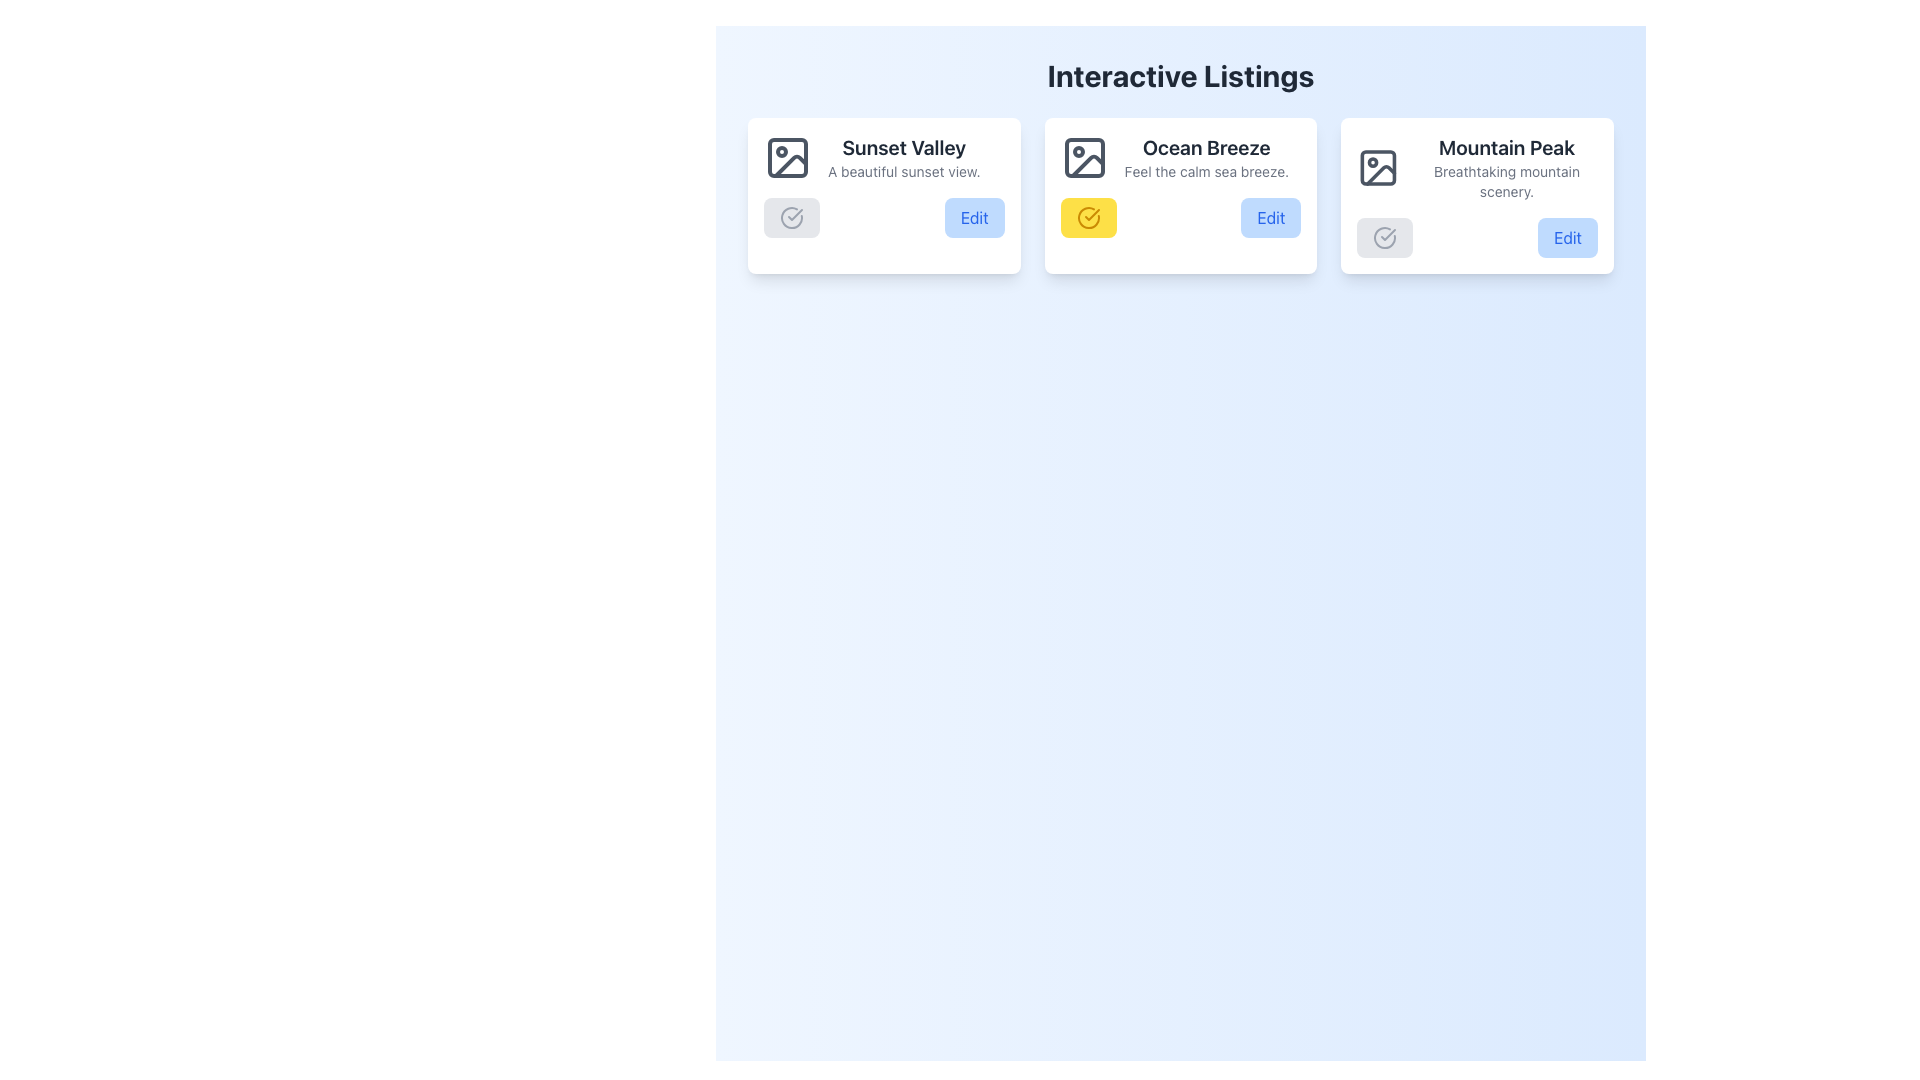 Image resolution: width=1920 pixels, height=1080 pixels. What do you see at coordinates (1087, 218) in the screenshot?
I see `the status icon located within the 'Ocean Breeze' card` at bounding box center [1087, 218].